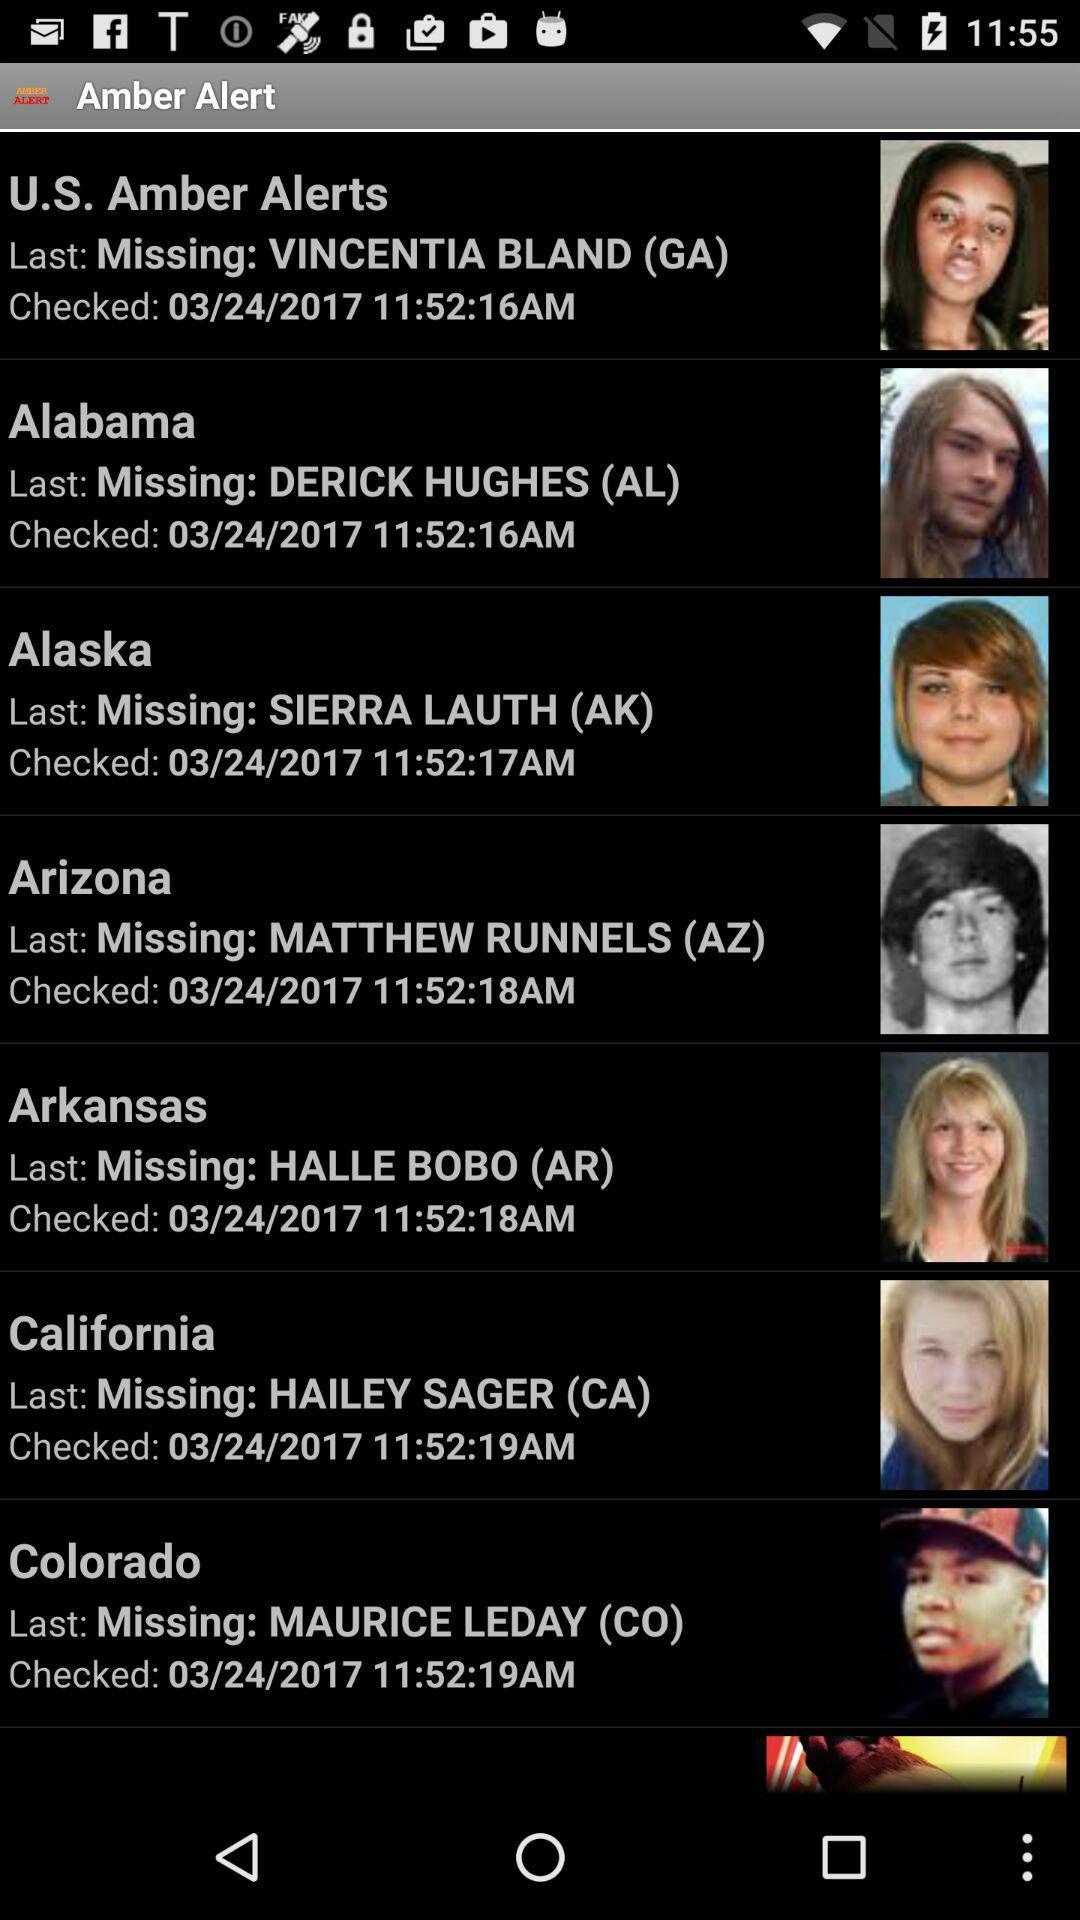 The height and width of the screenshot is (1920, 1080). Describe the element at coordinates (434, 1558) in the screenshot. I see `the colorado icon` at that location.